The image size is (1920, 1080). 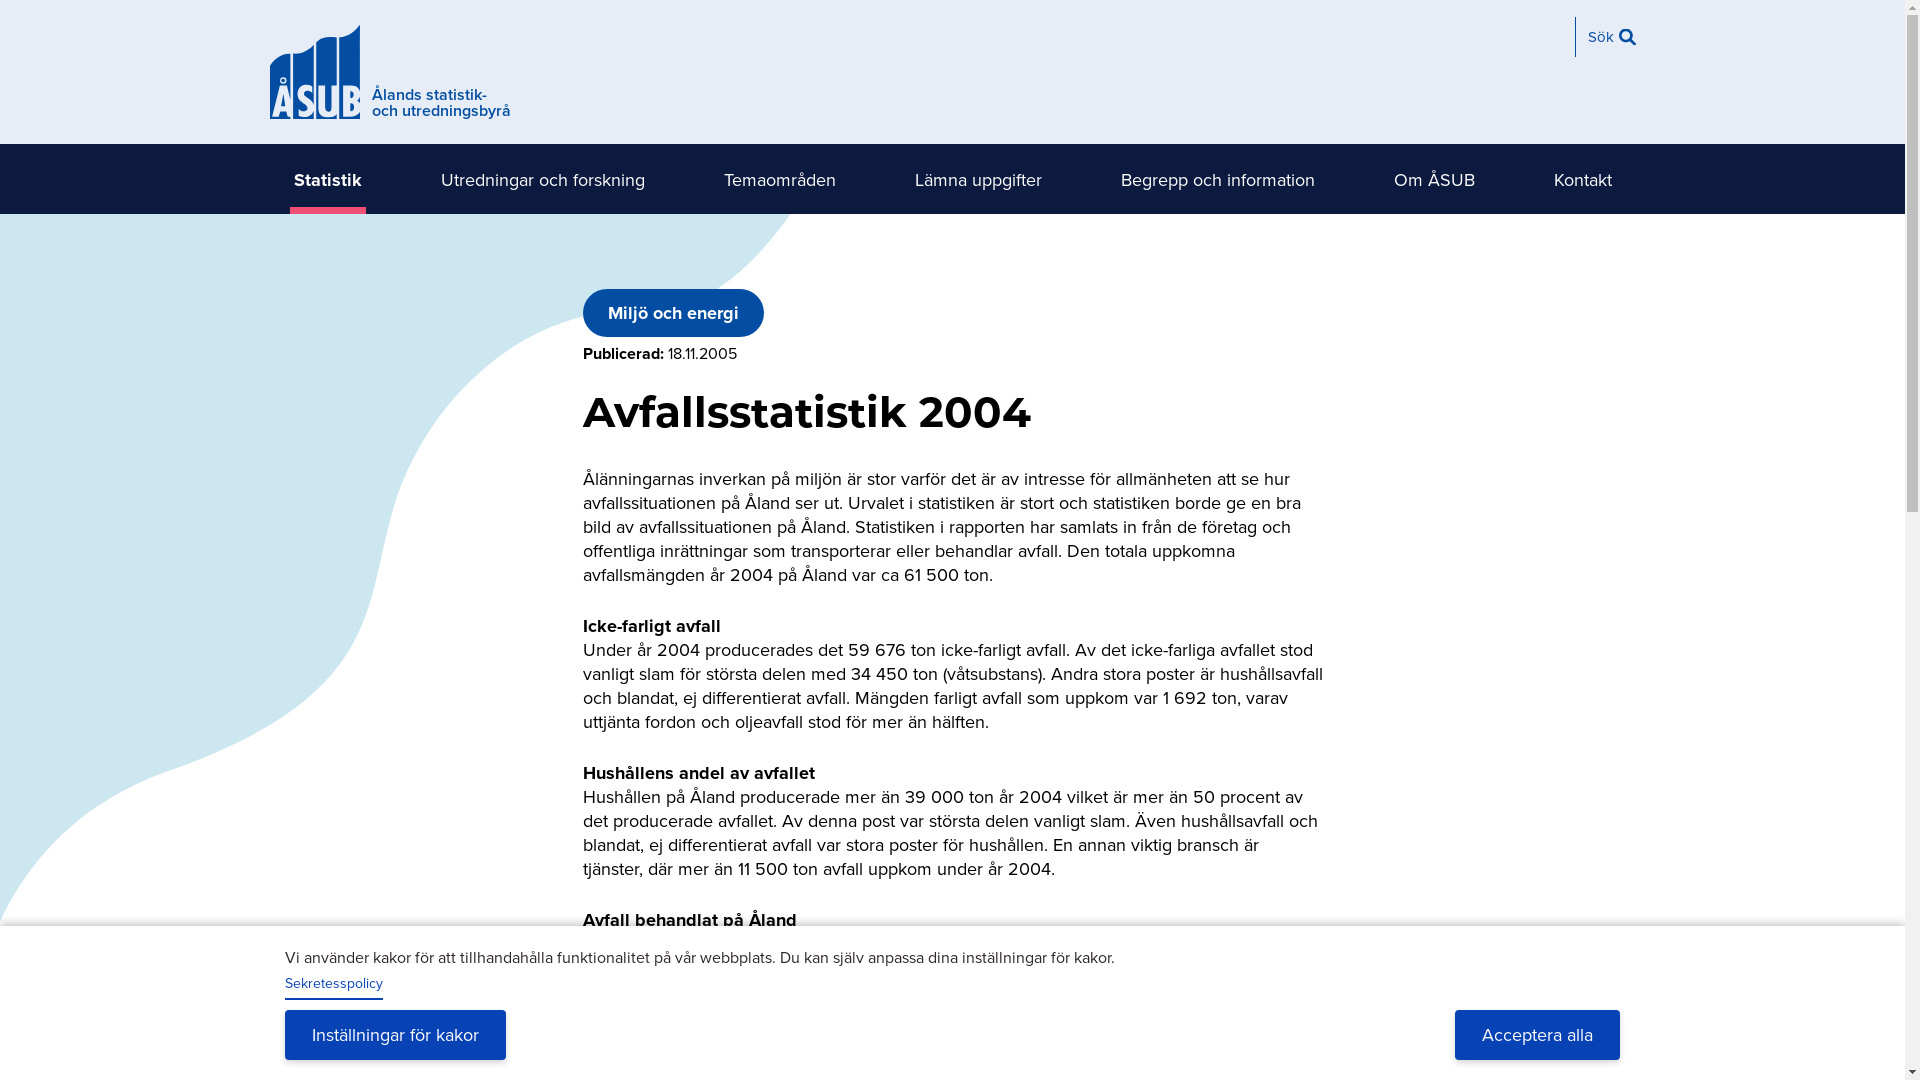 What do you see at coordinates (327, 177) in the screenshot?
I see `'Statistik'` at bounding box center [327, 177].